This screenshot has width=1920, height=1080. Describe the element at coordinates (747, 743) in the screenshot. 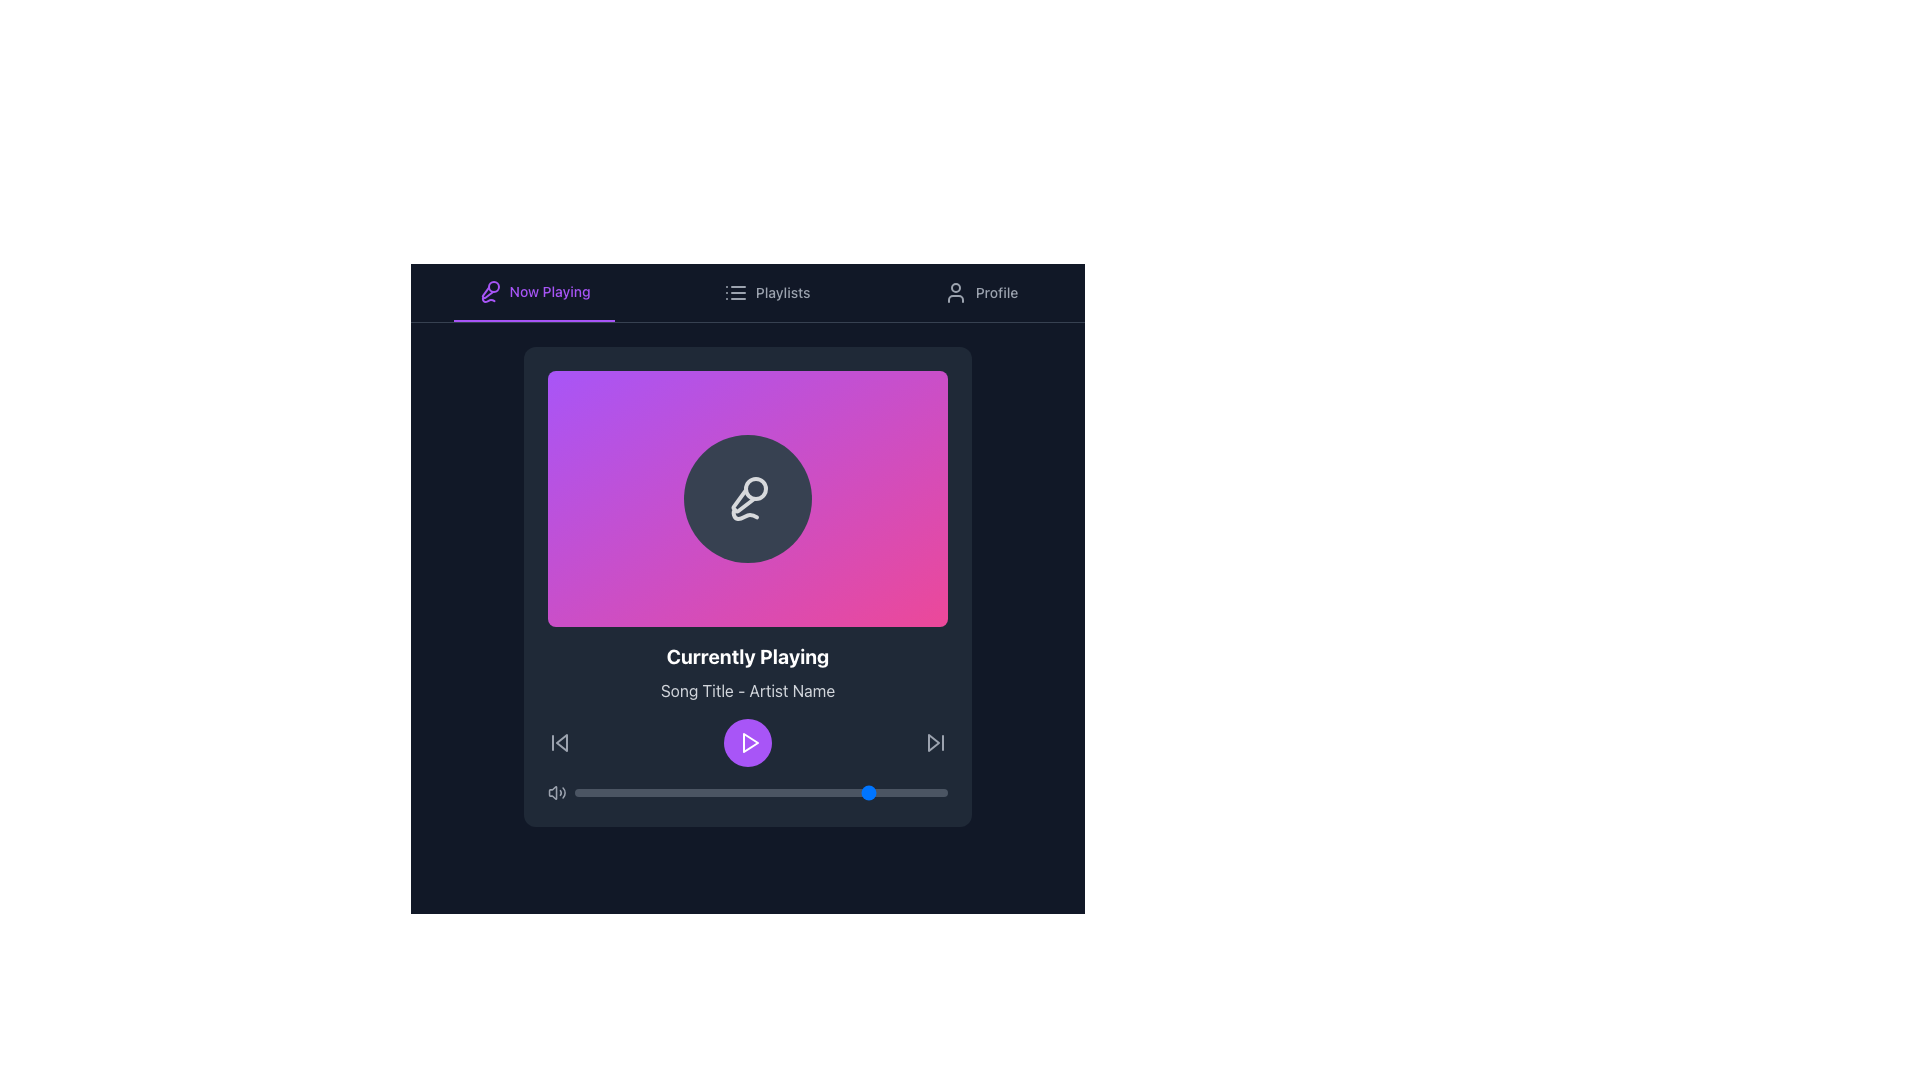

I see `the play button located at the center of the bottom section of the 'Currently Playing' card to initiate media playback` at that location.